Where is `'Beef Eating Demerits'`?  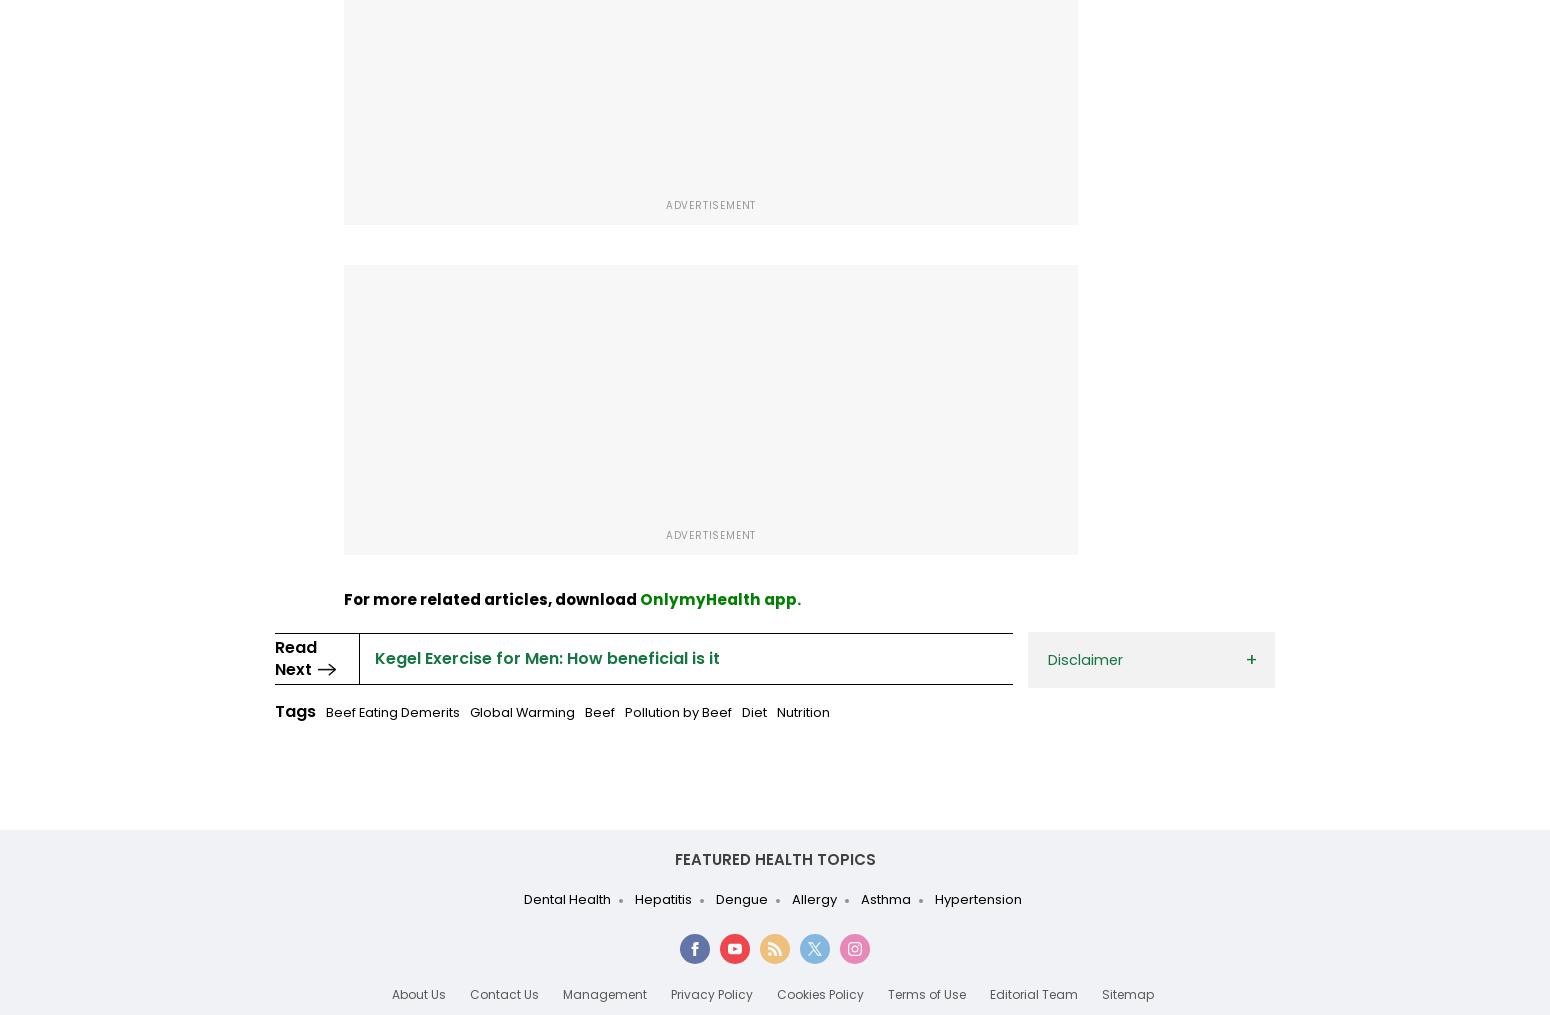
'Beef Eating Demerits' is located at coordinates (392, 712).